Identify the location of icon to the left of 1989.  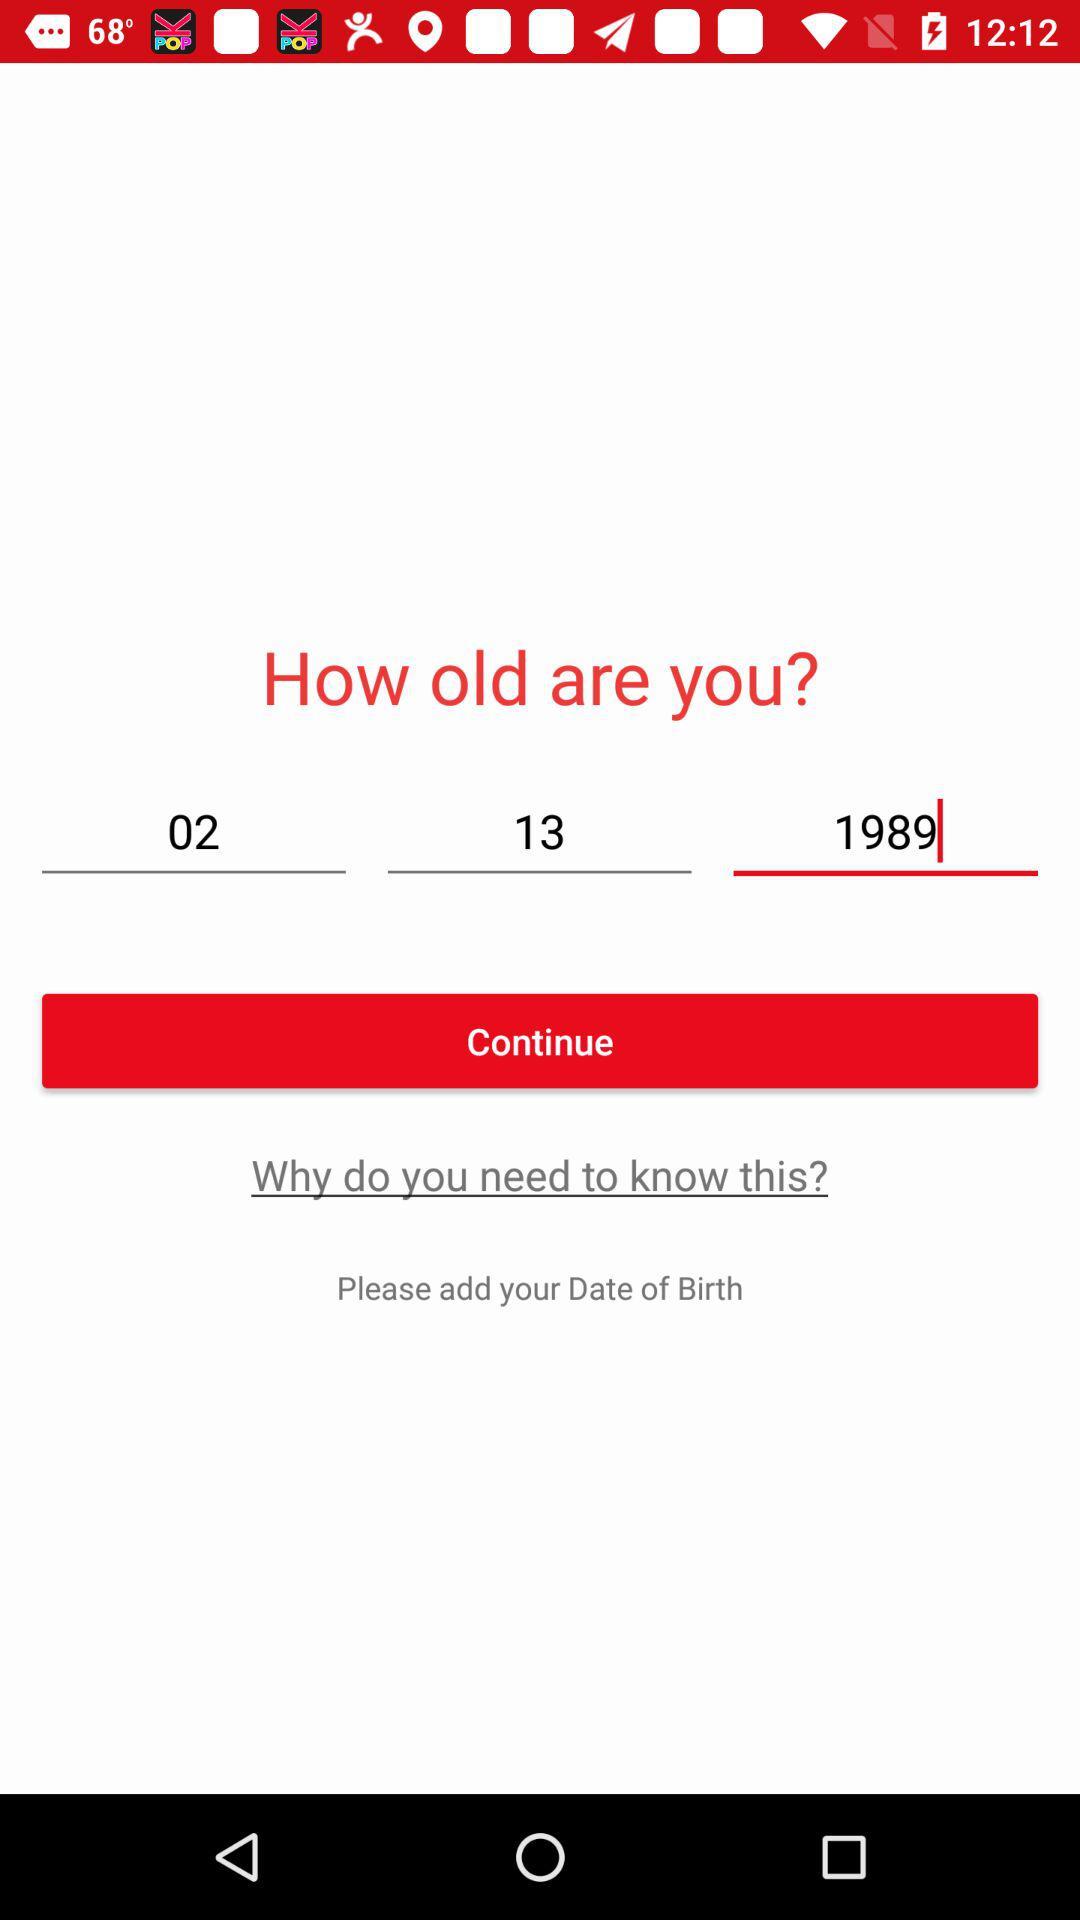
(538, 830).